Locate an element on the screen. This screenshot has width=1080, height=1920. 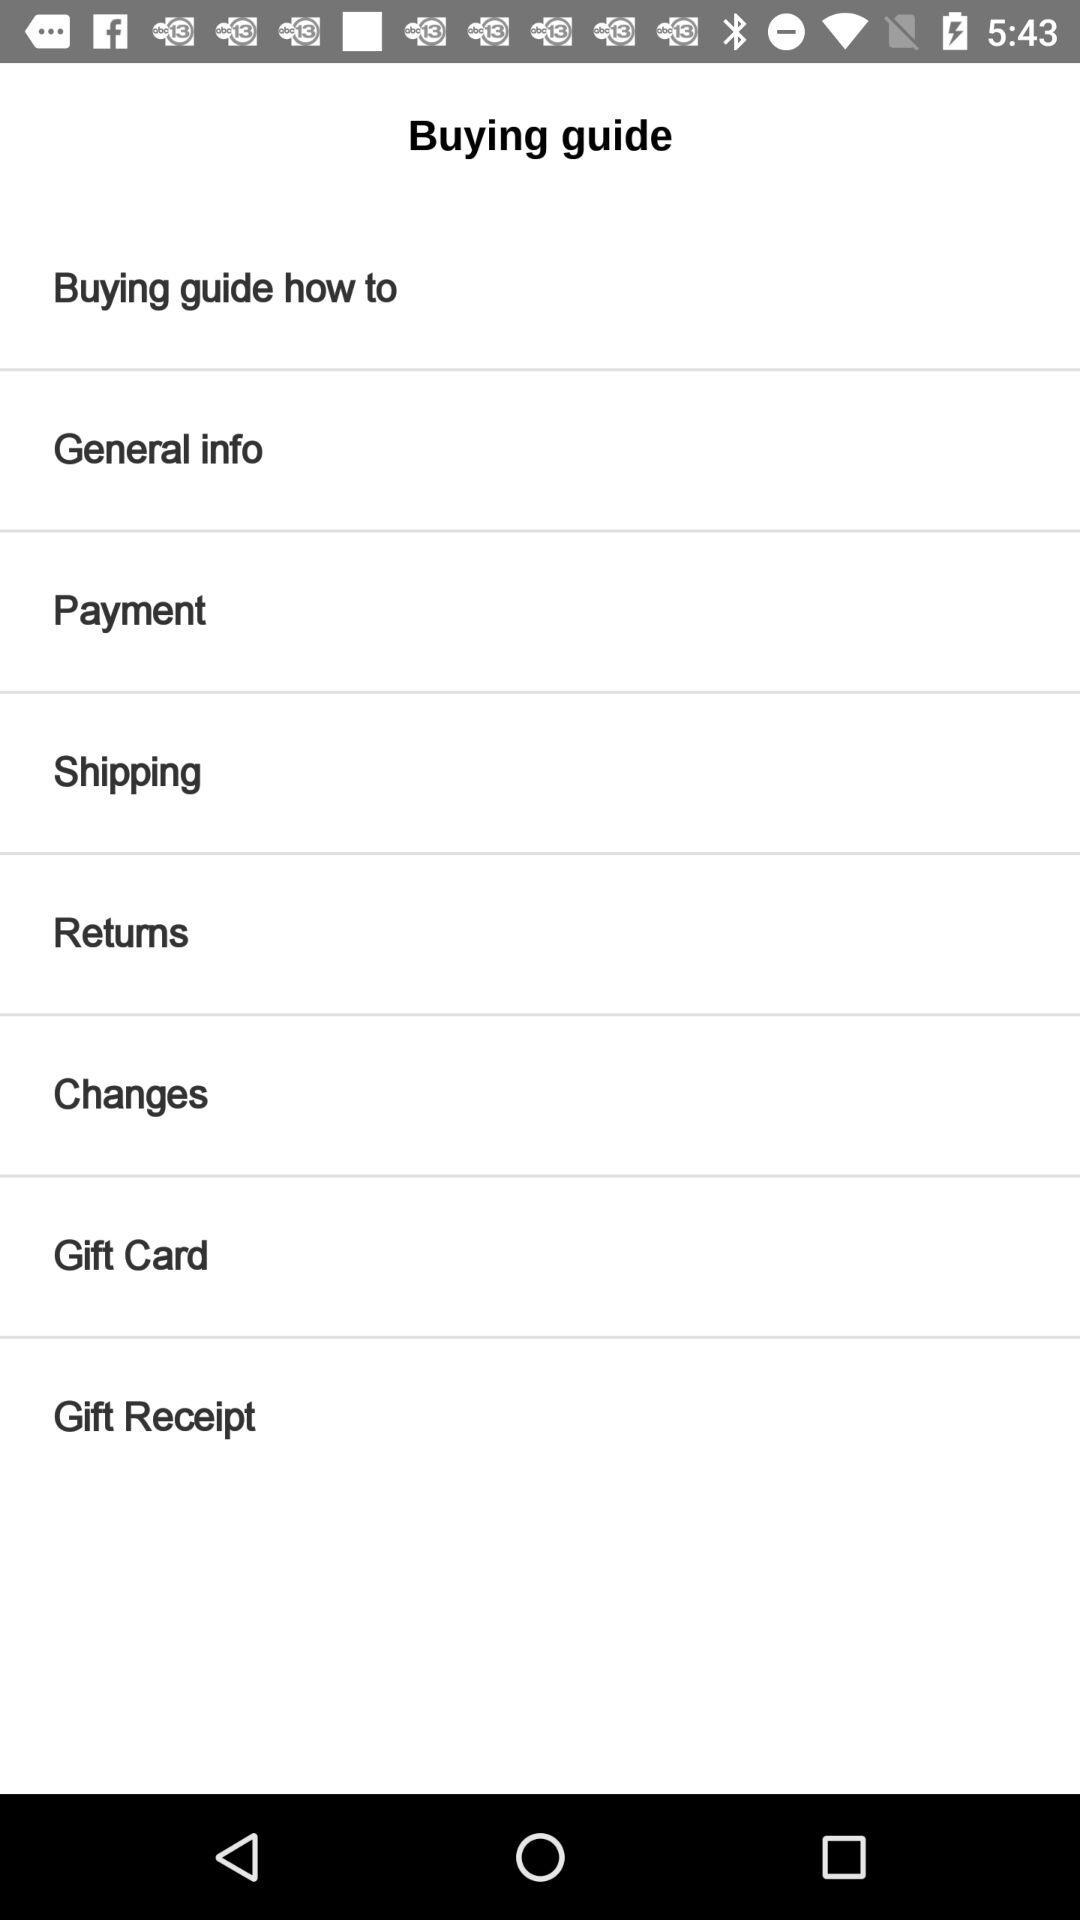
item below payment icon is located at coordinates (540, 771).